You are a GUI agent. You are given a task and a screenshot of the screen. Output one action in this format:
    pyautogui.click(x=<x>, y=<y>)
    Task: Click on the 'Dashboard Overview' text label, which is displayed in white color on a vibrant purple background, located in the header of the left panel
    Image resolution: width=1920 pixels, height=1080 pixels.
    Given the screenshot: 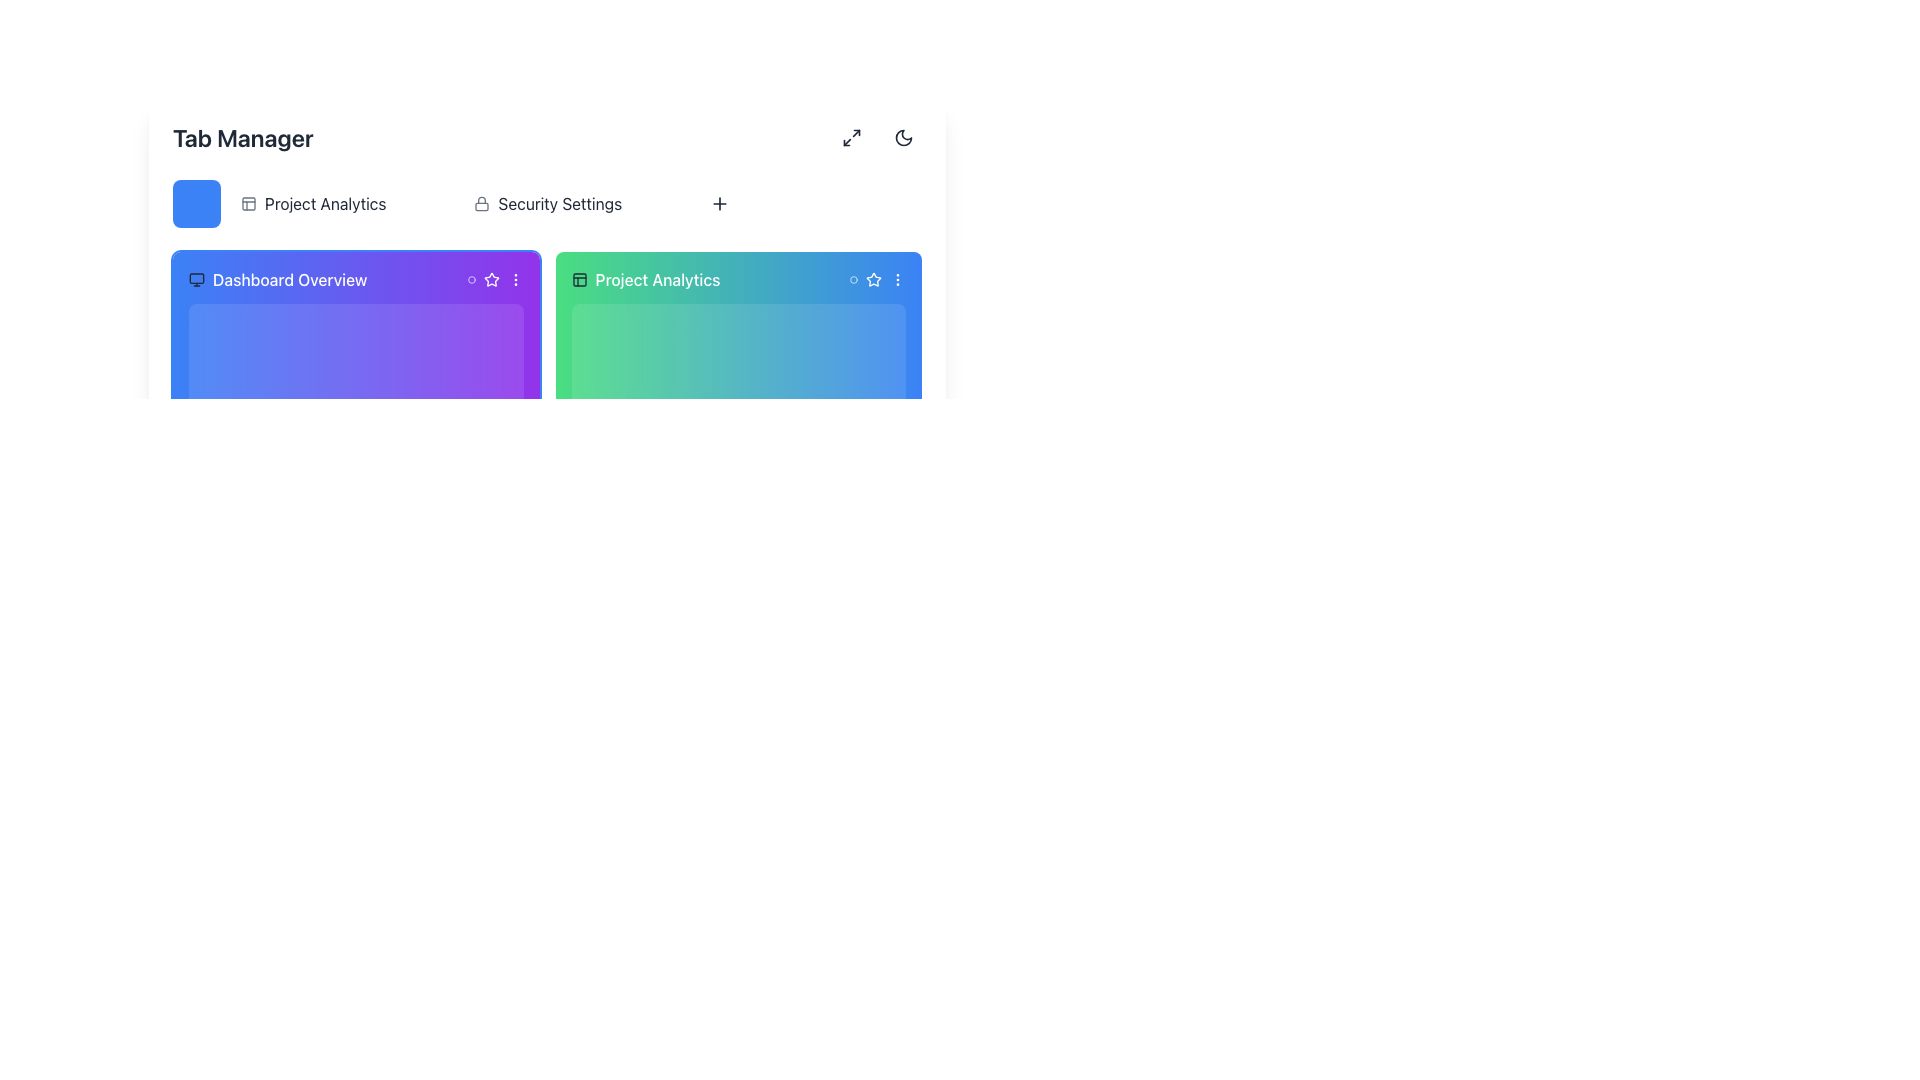 What is the action you would take?
    pyautogui.click(x=289, y=280)
    